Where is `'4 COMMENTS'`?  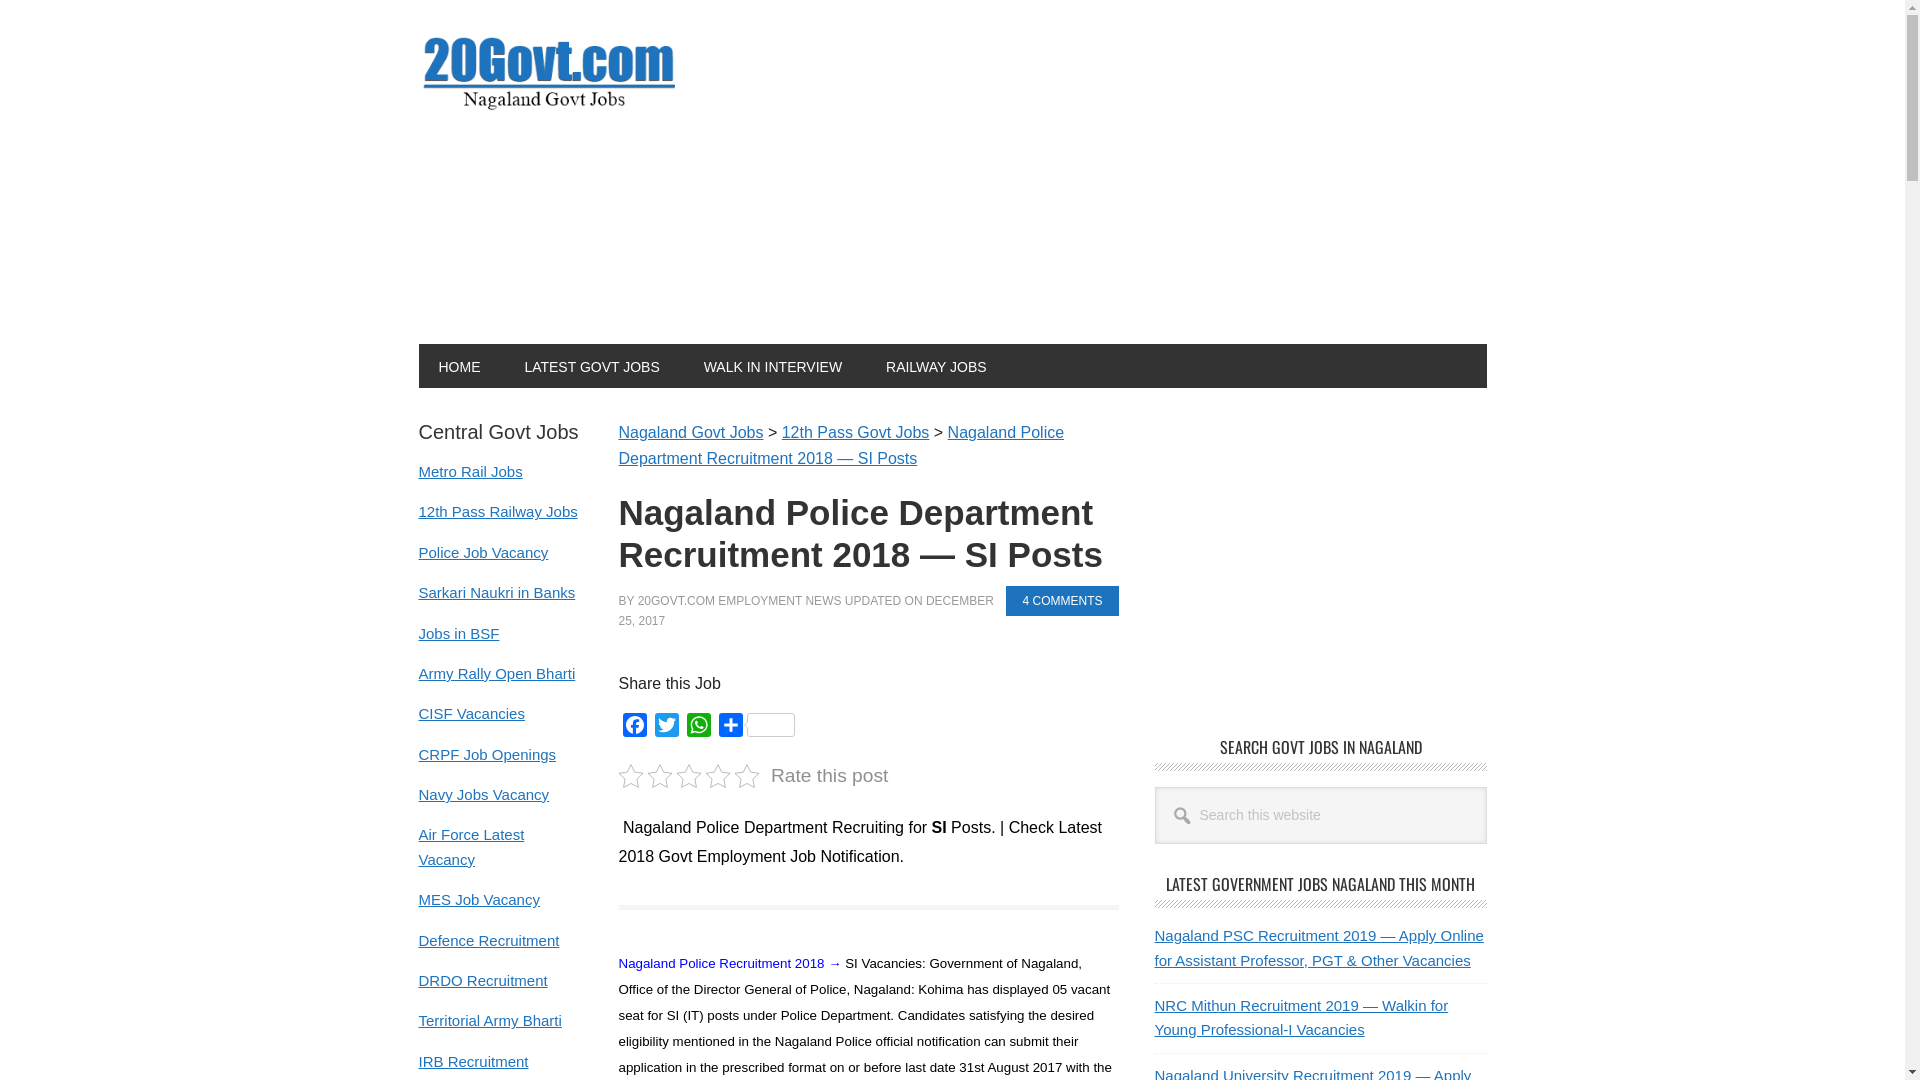
'4 COMMENTS' is located at coordinates (1060, 600).